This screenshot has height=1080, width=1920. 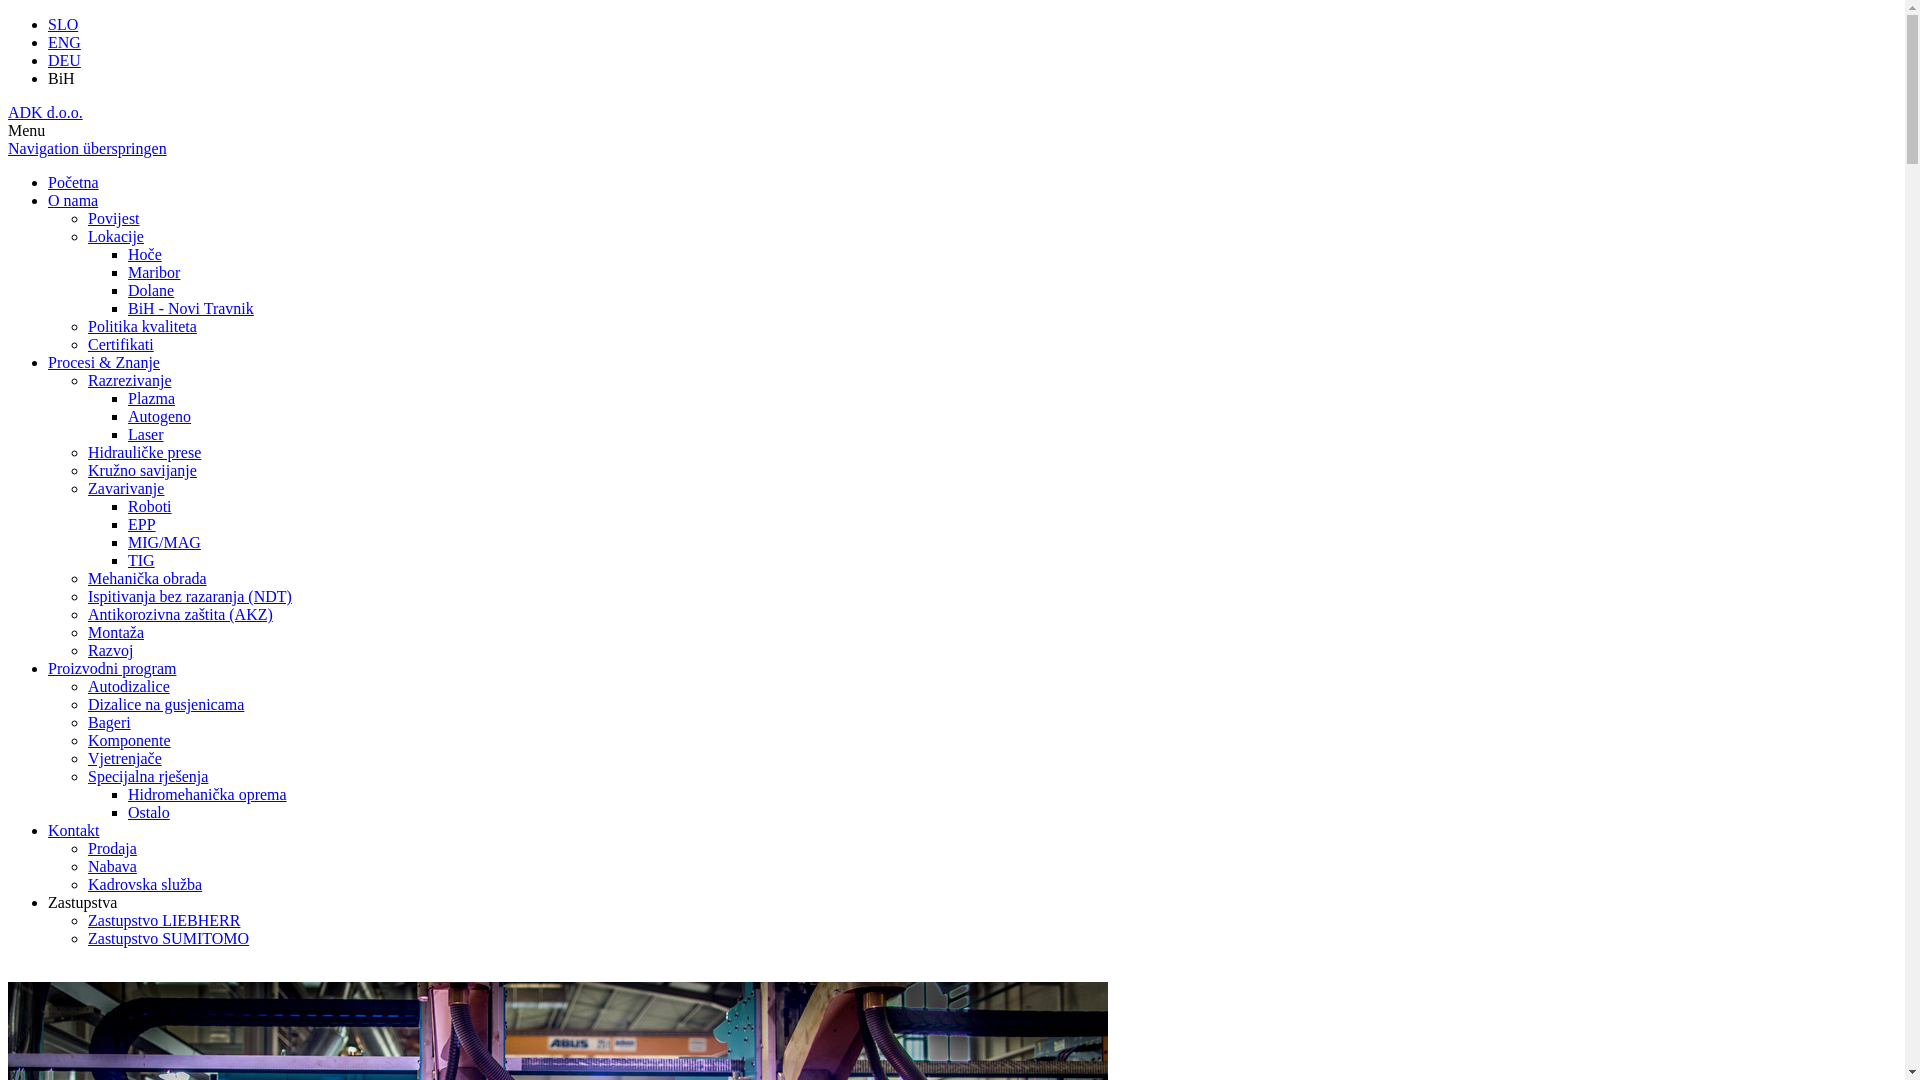 What do you see at coordinates (141, 325) in the screenshot?
I see `'Politika kvaliteta'` at bounding box center [141, 325].